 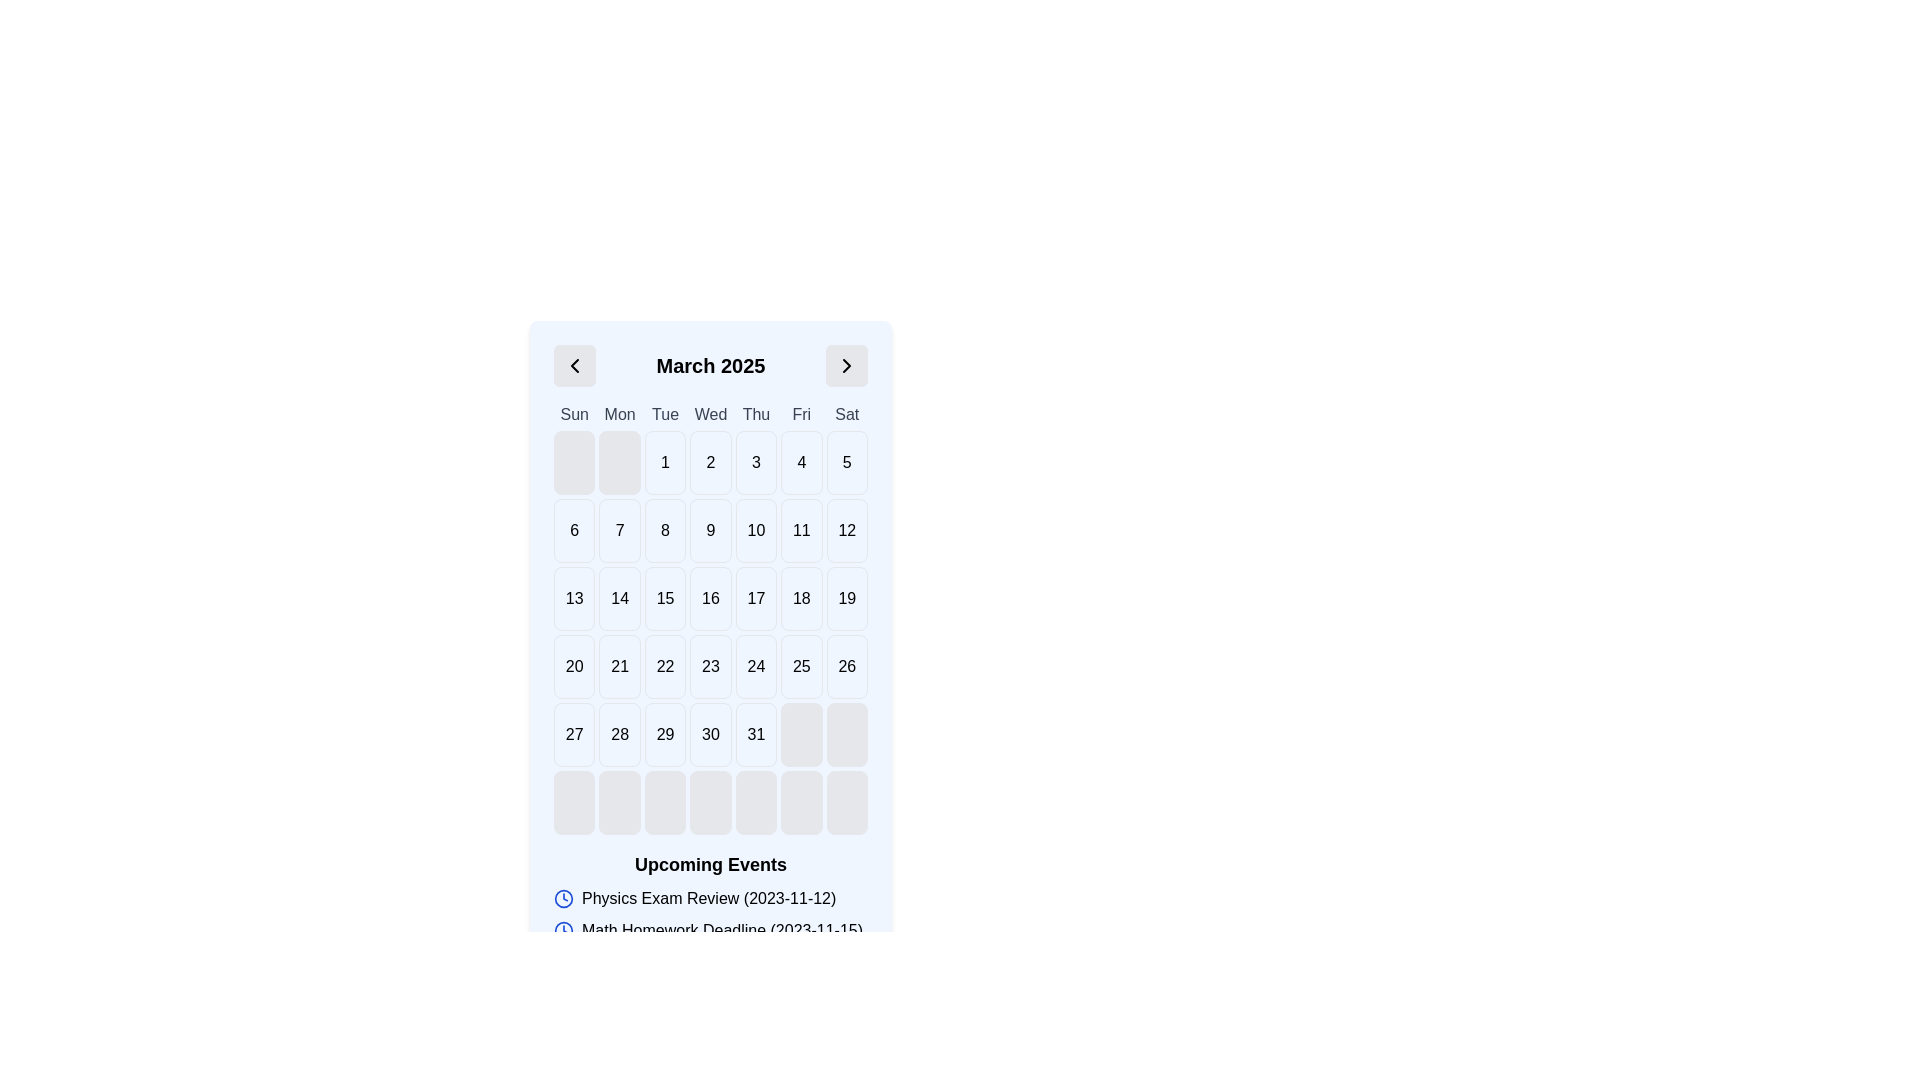 I want to click on the text box representing the fourth day of the month in the calendar grid, located beneath 'Fri', so click(x=801, y=462).